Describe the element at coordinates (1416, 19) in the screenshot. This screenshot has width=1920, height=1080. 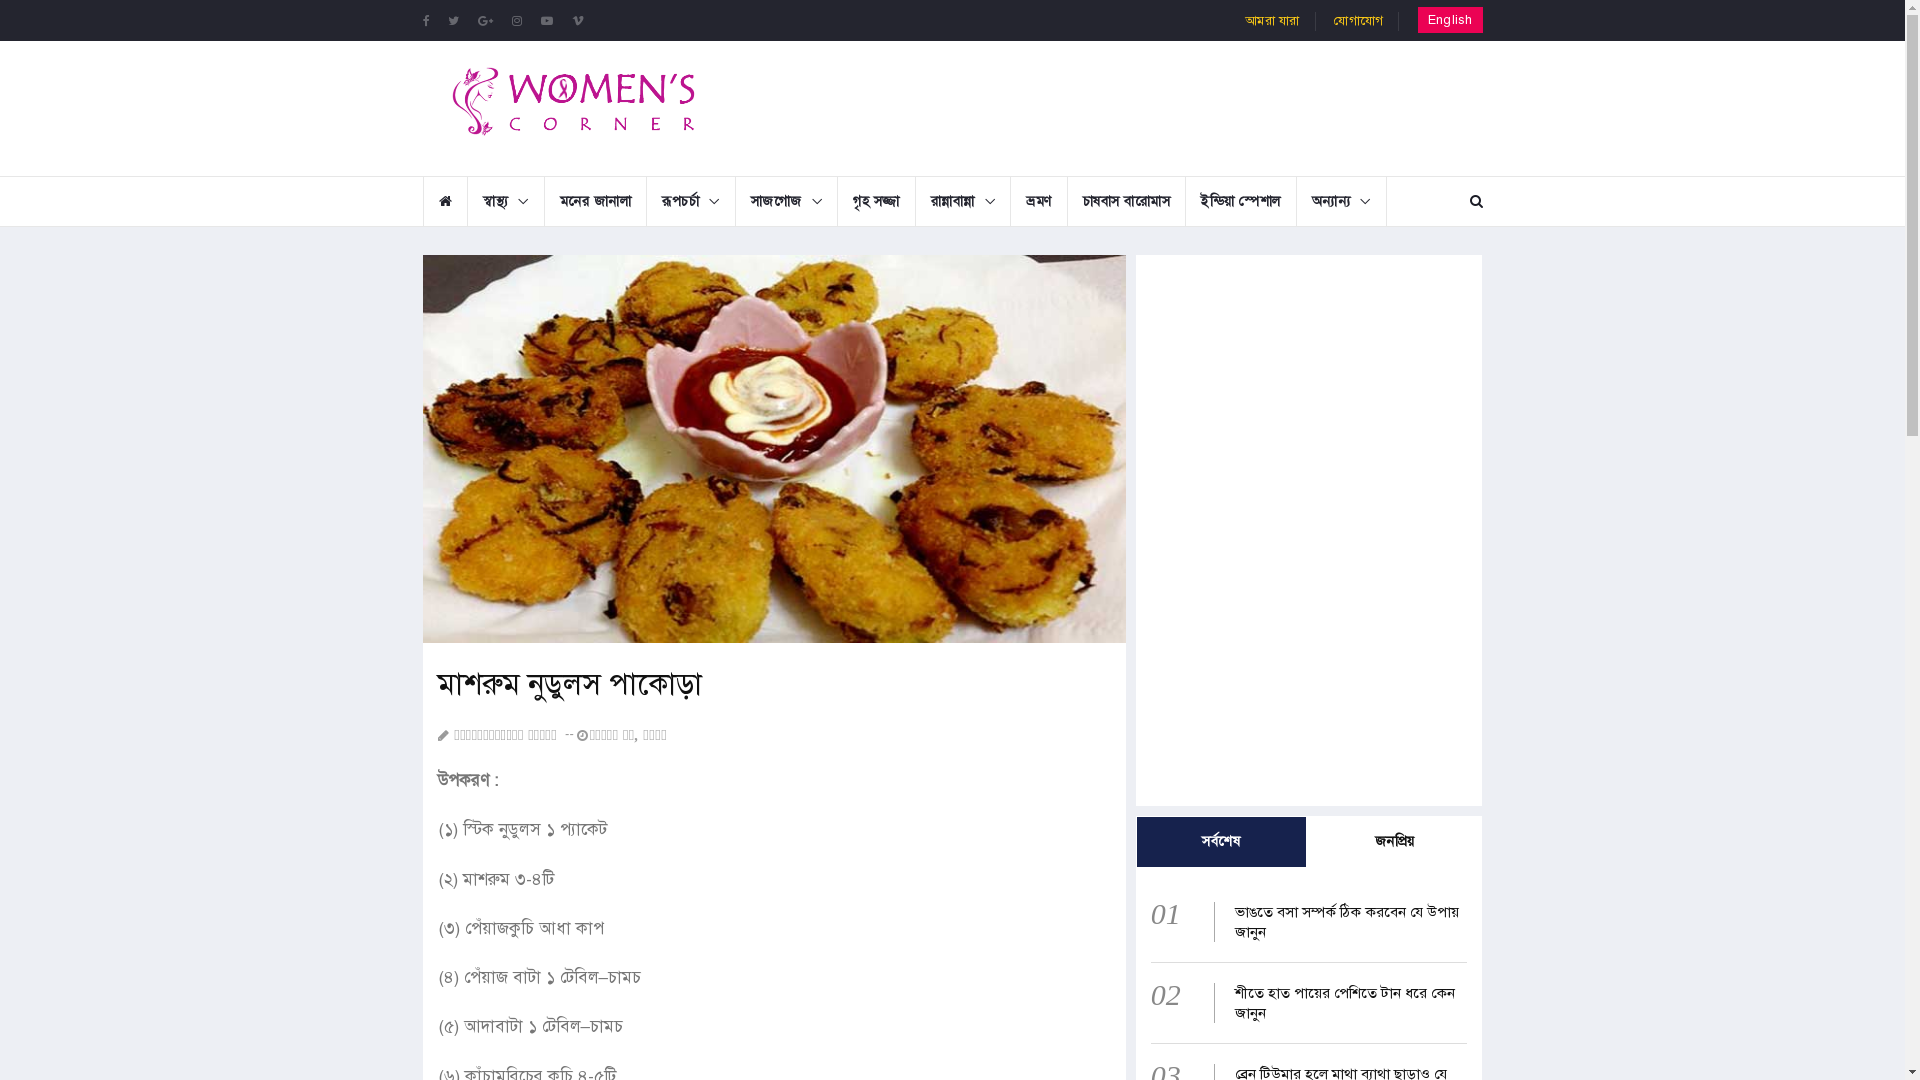
I see `'English'` at that location.